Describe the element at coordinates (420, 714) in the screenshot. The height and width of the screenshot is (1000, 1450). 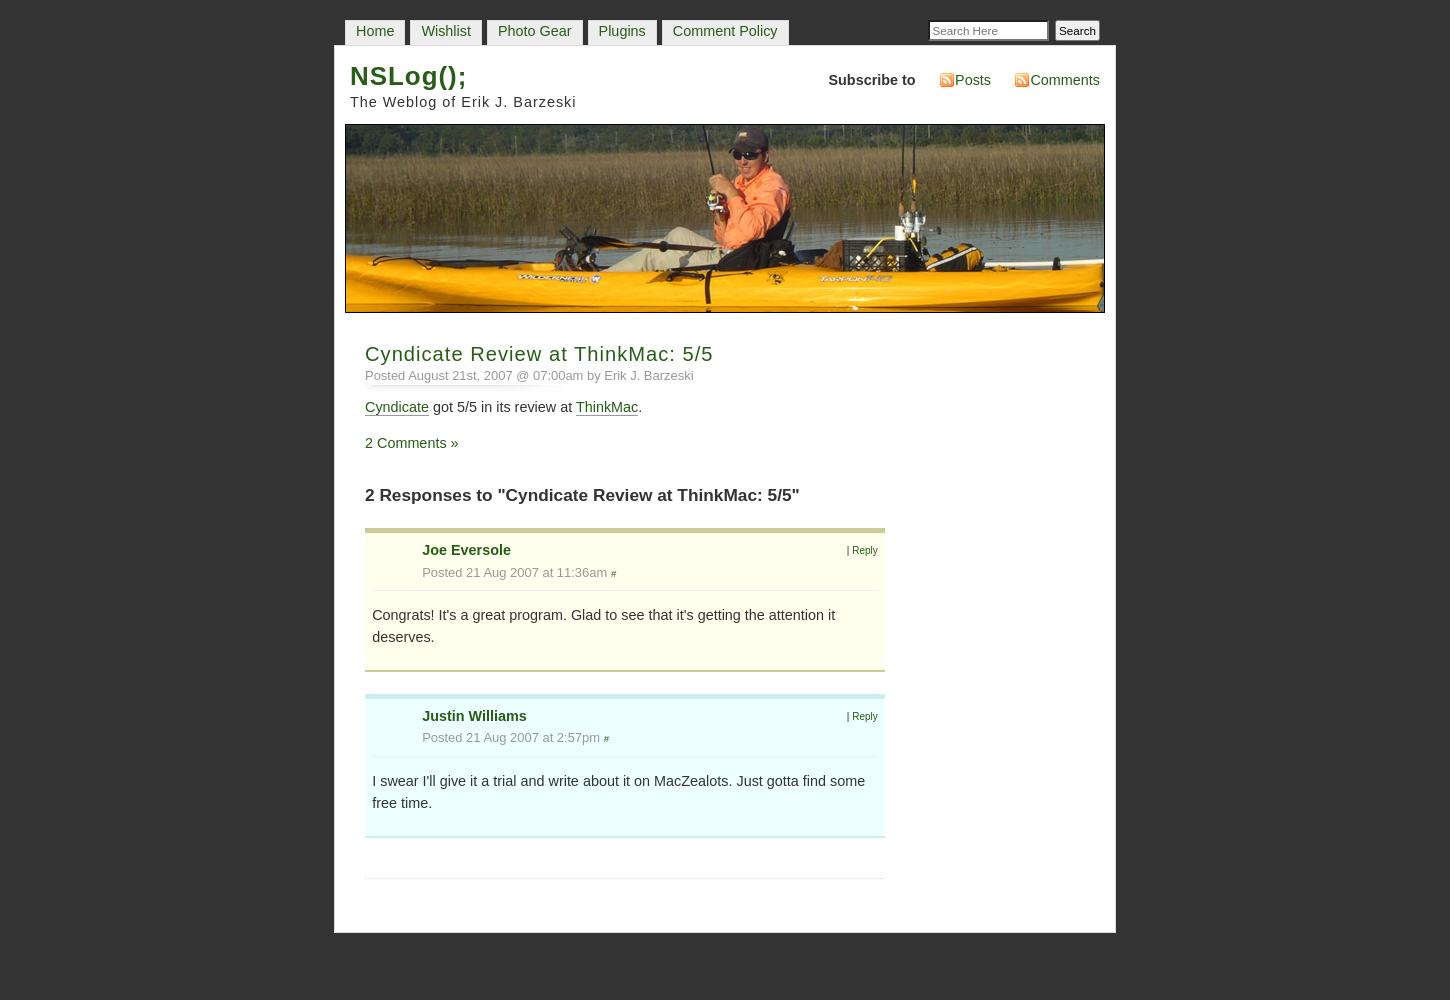
I see `'Justin Williams'` at that location.